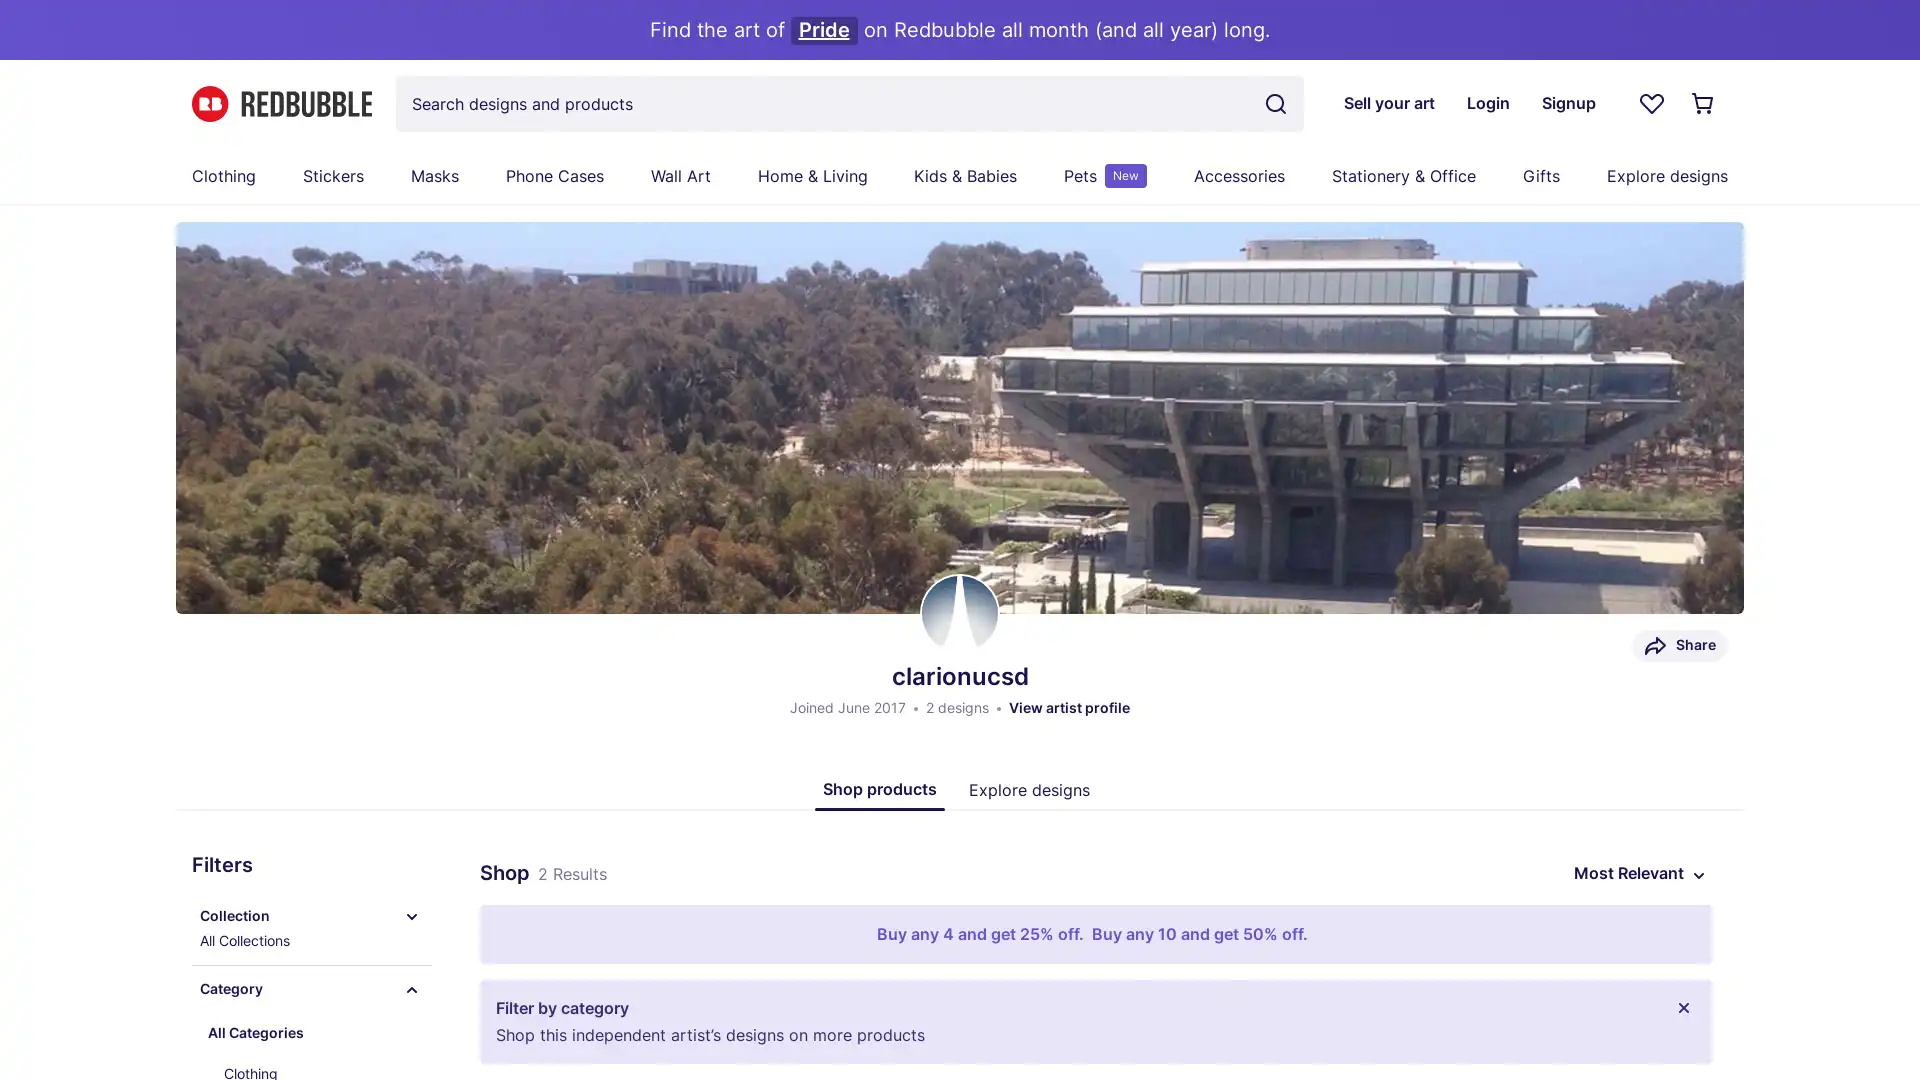  What do you see at coordinates (1680, 645) in the screenshot?
I see `Share` at bounding box center [1680, 645].